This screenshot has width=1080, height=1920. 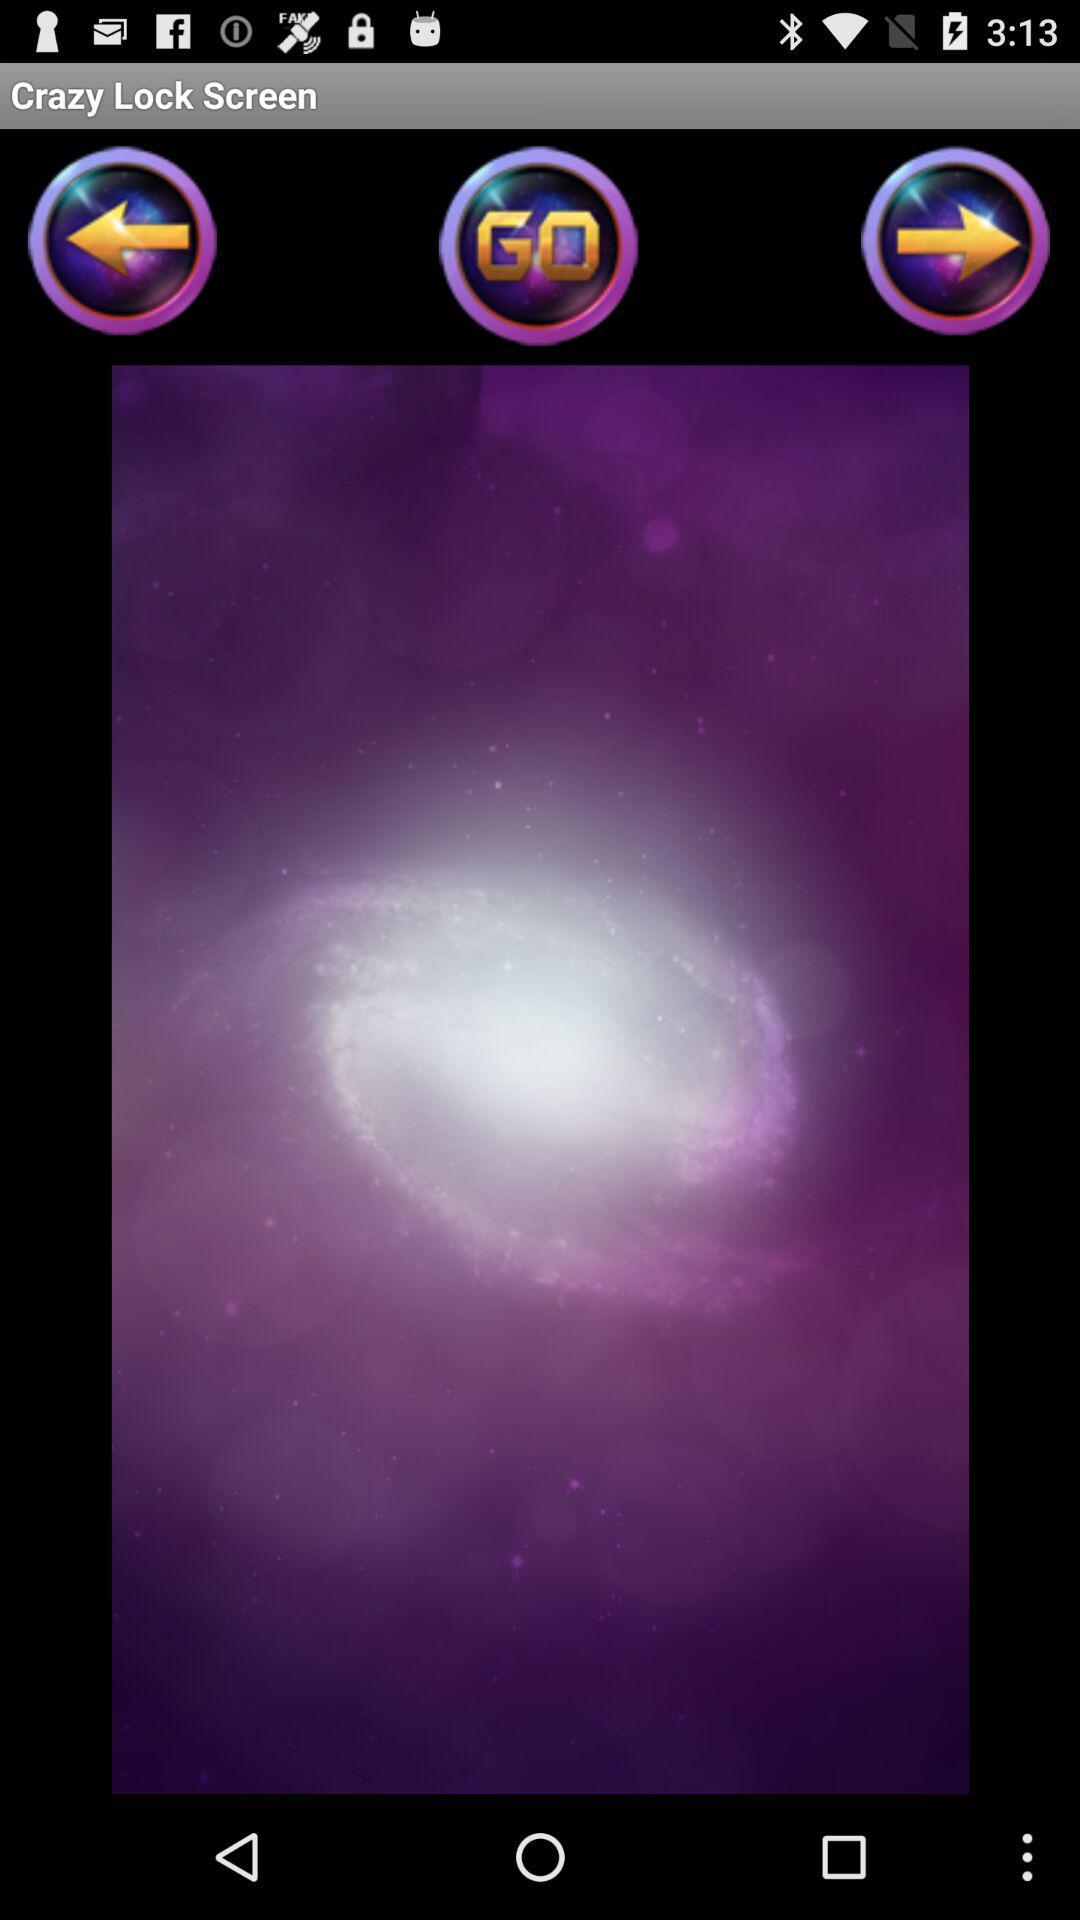 I want to click on icon at the center, so click(x=540, y=1078).